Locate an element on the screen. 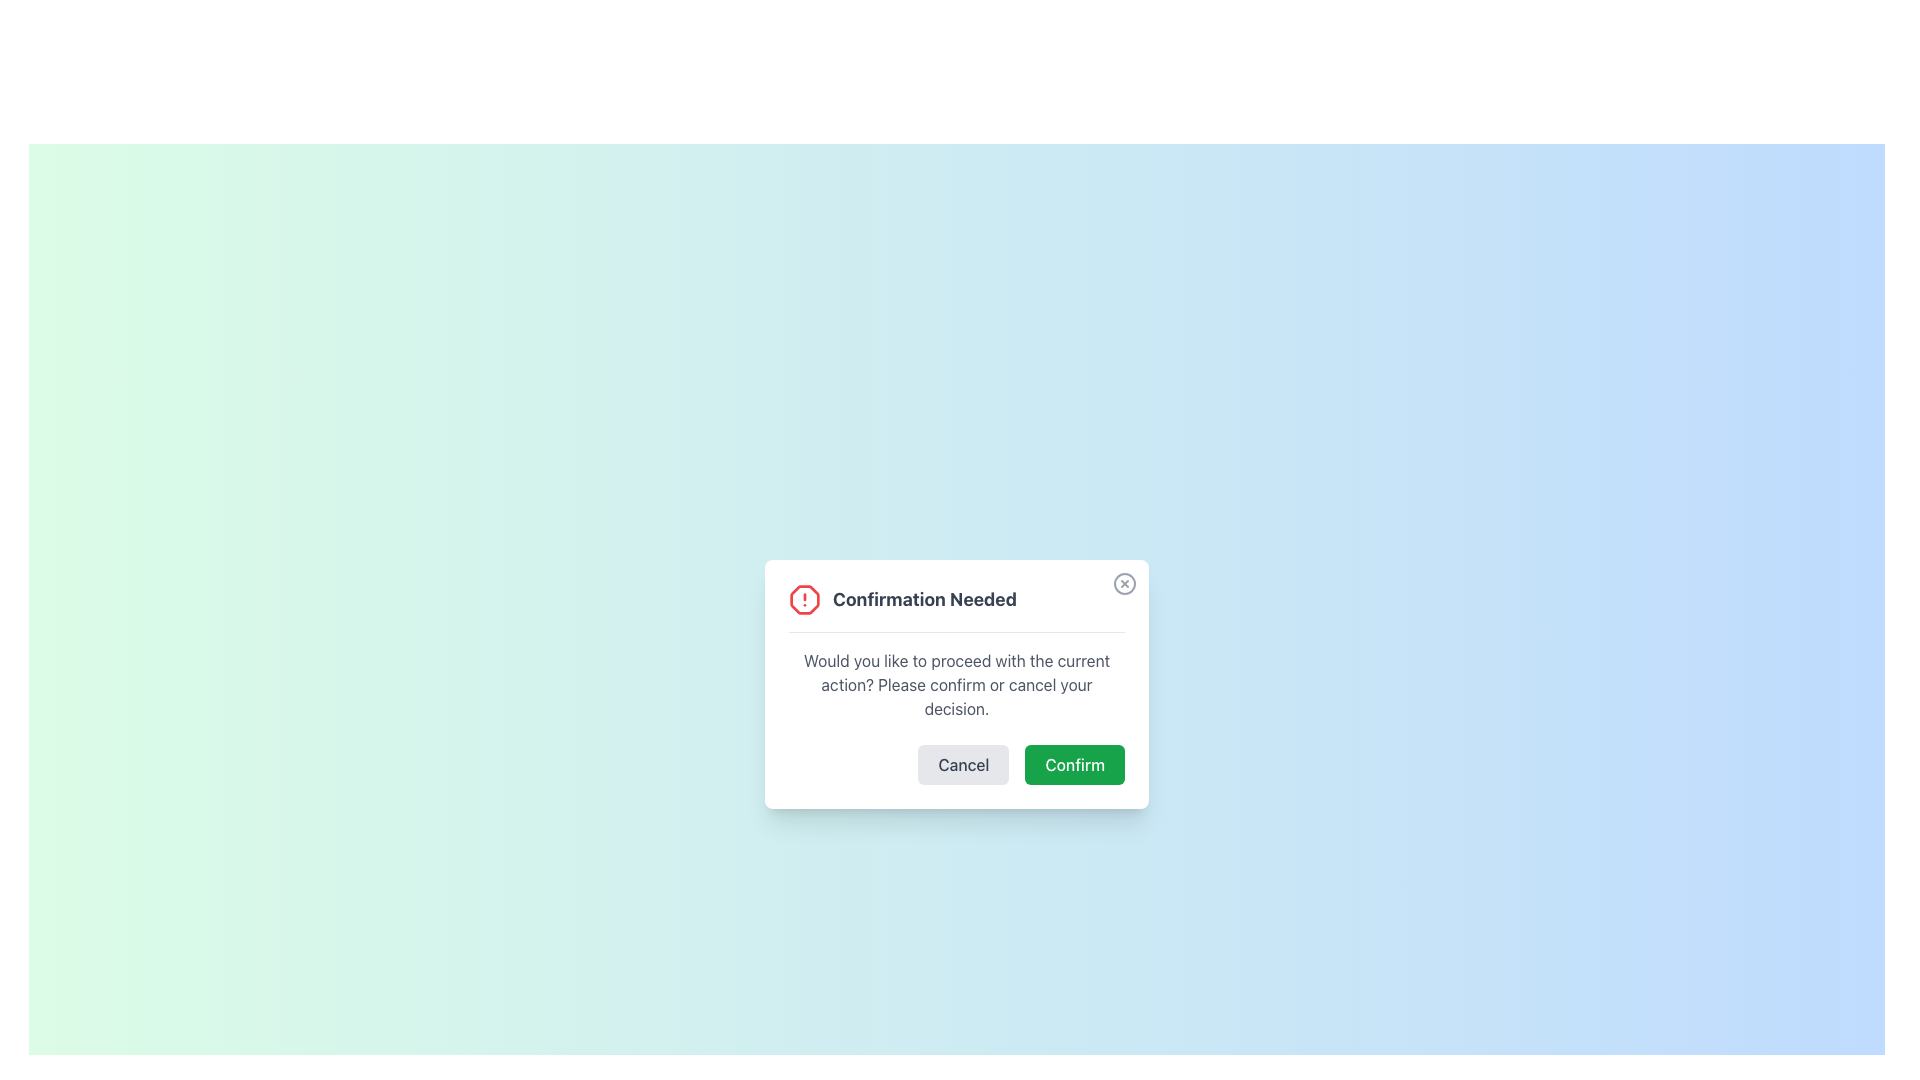 Image resolution: width=1920 pixels, height=1080 pixels. the warning or confirmation message label located at the top portion of the modal dialog box to draw attention is located at coordinates (955, 607).